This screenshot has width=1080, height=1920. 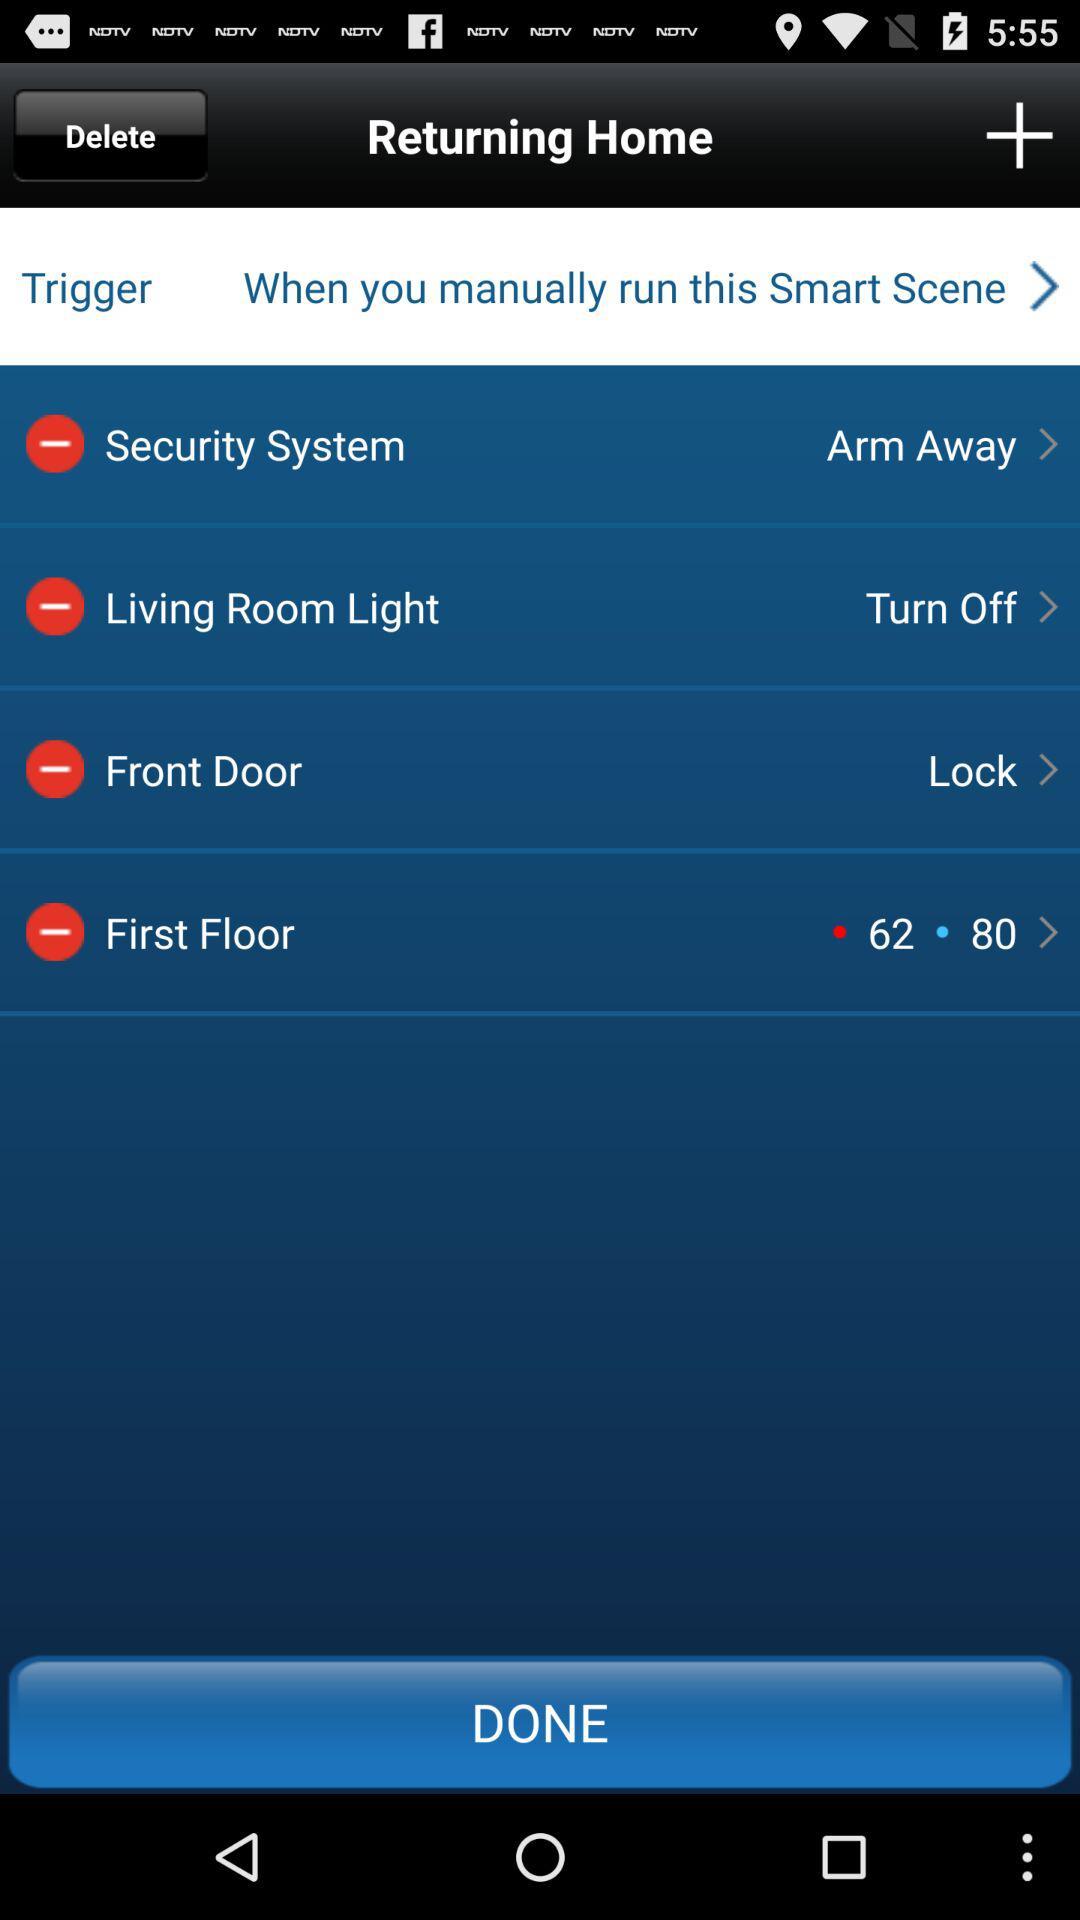 What do you see at coordinates (54, 930) in the screenshot?
I see `delete` at bounding box center [54, 930].